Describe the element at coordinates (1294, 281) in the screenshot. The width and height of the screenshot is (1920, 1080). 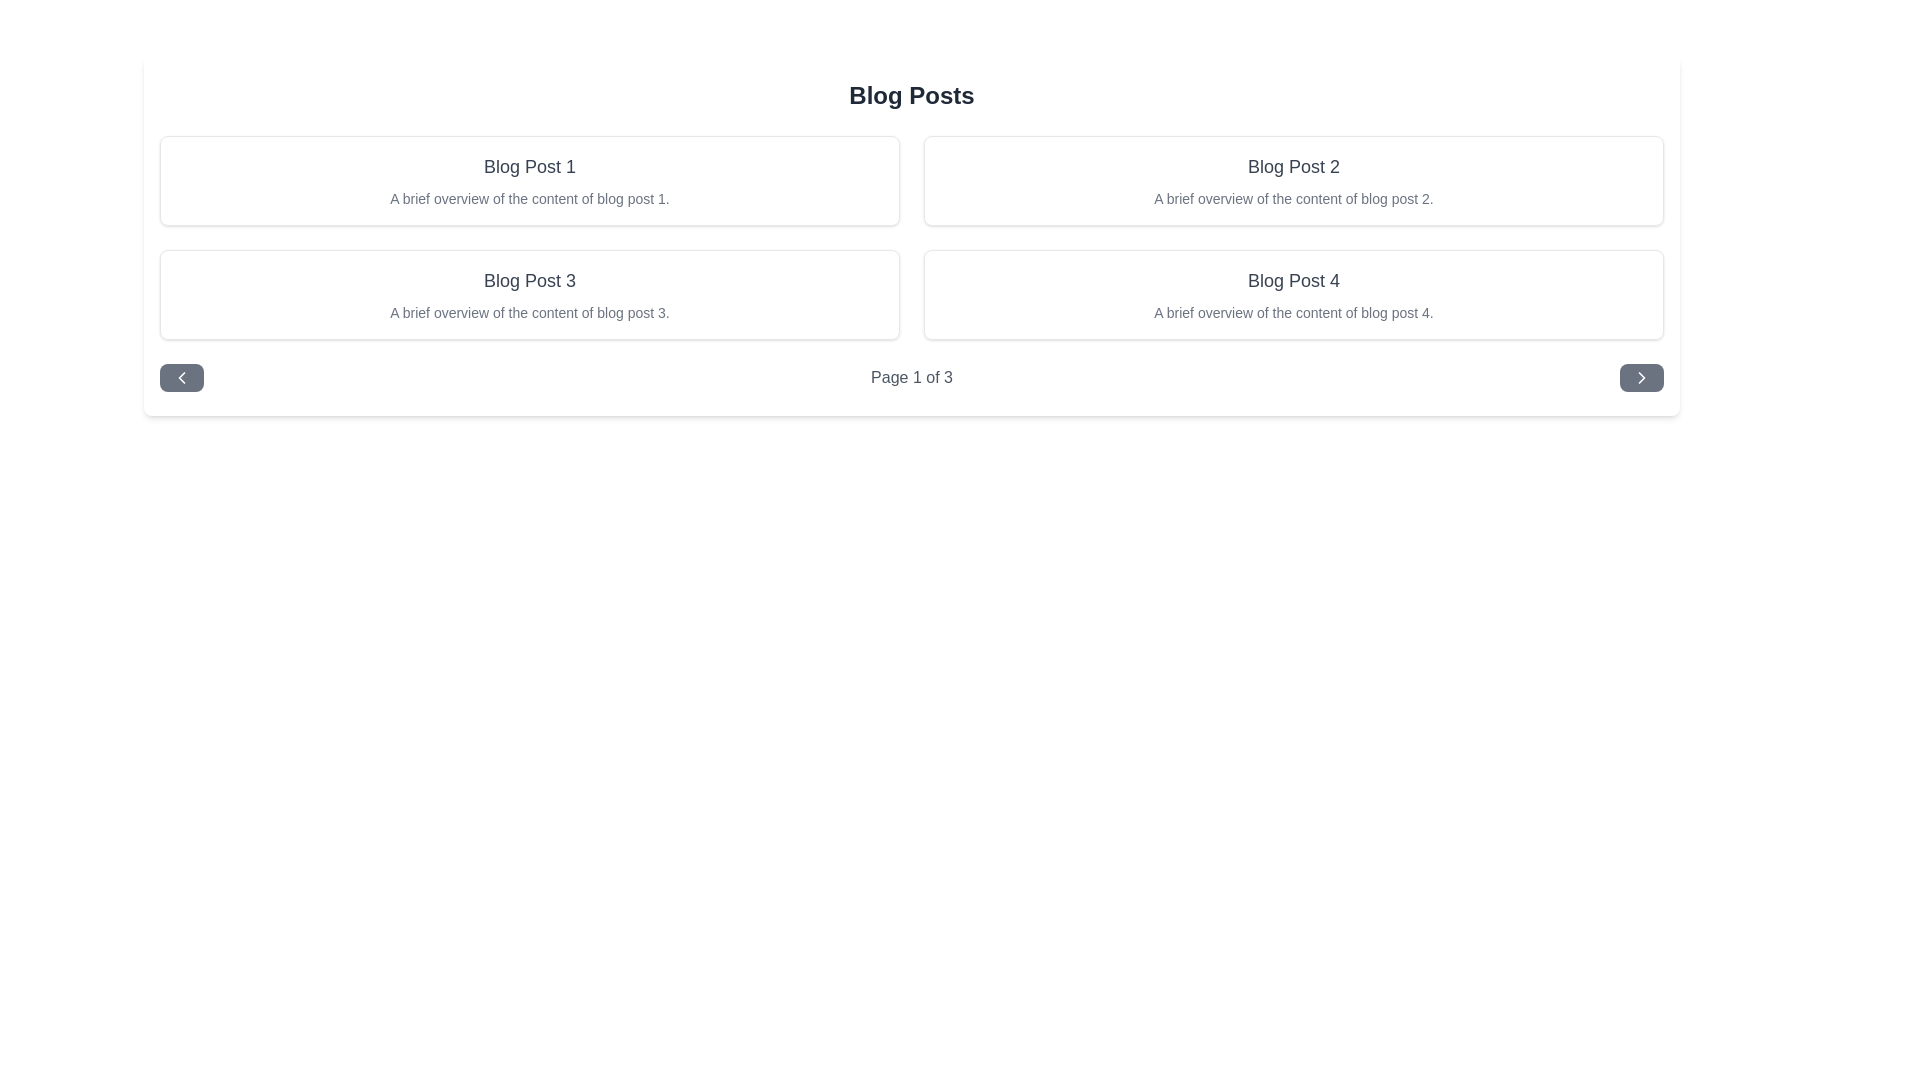
I see `the title of the fourth blog post, which visually distinguishes it from the description below, located in the lower right quadrant of the blog post grid layout` at that location.